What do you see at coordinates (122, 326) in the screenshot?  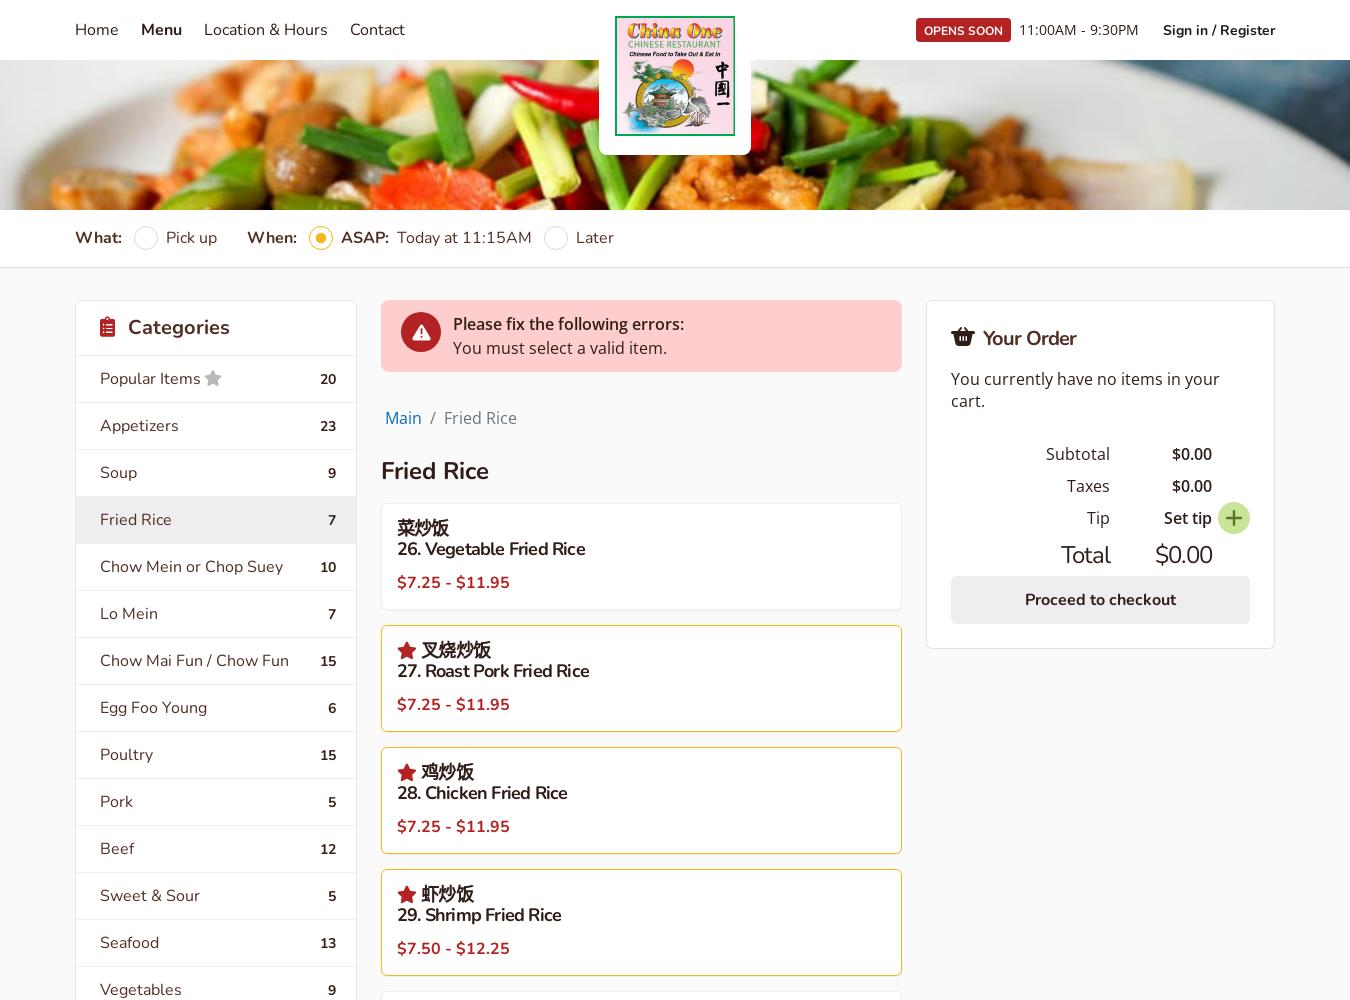 I see `'Categories'` at bounding box center [122, 326].